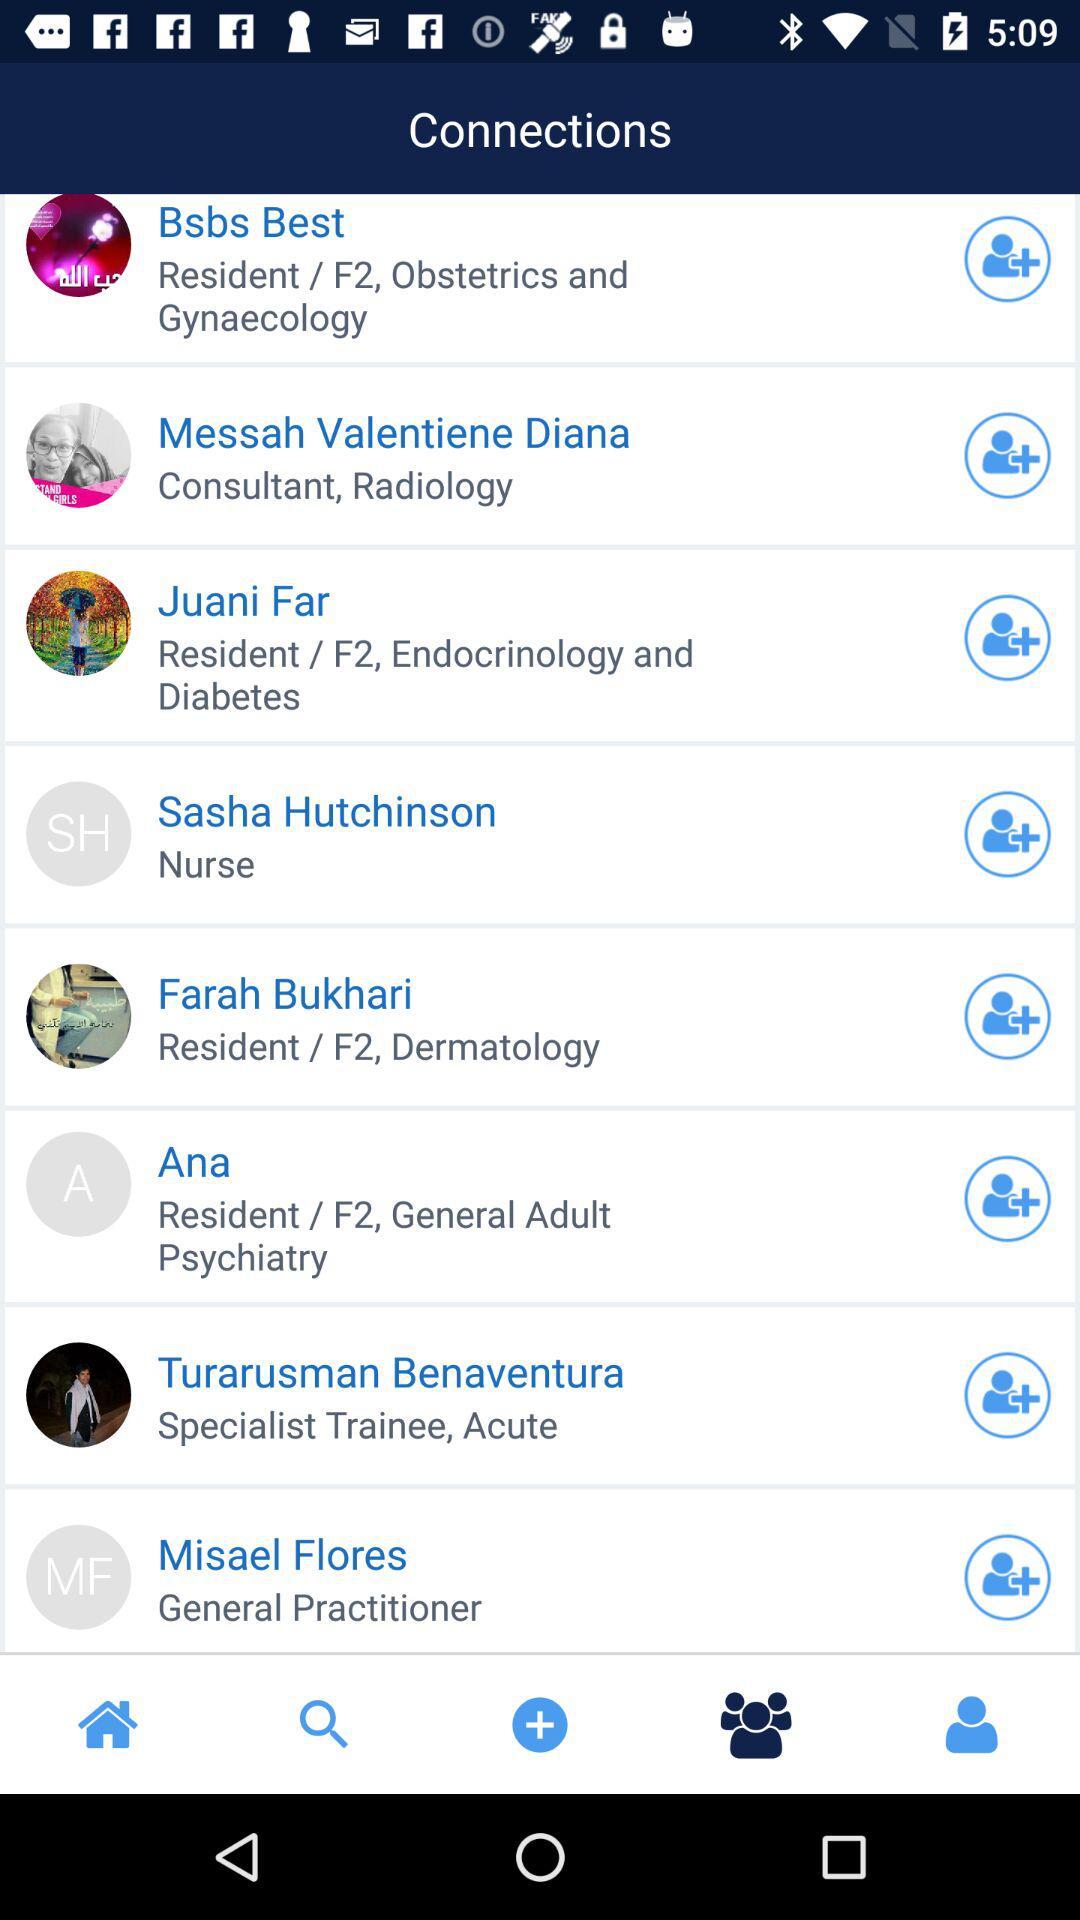 Image resolution: width=1080 pixels, height=1920 pixels. What do you see at coordinates (1007, 1016) in the screenshot?
I see `connection` at bounding box center [1007, 1016].